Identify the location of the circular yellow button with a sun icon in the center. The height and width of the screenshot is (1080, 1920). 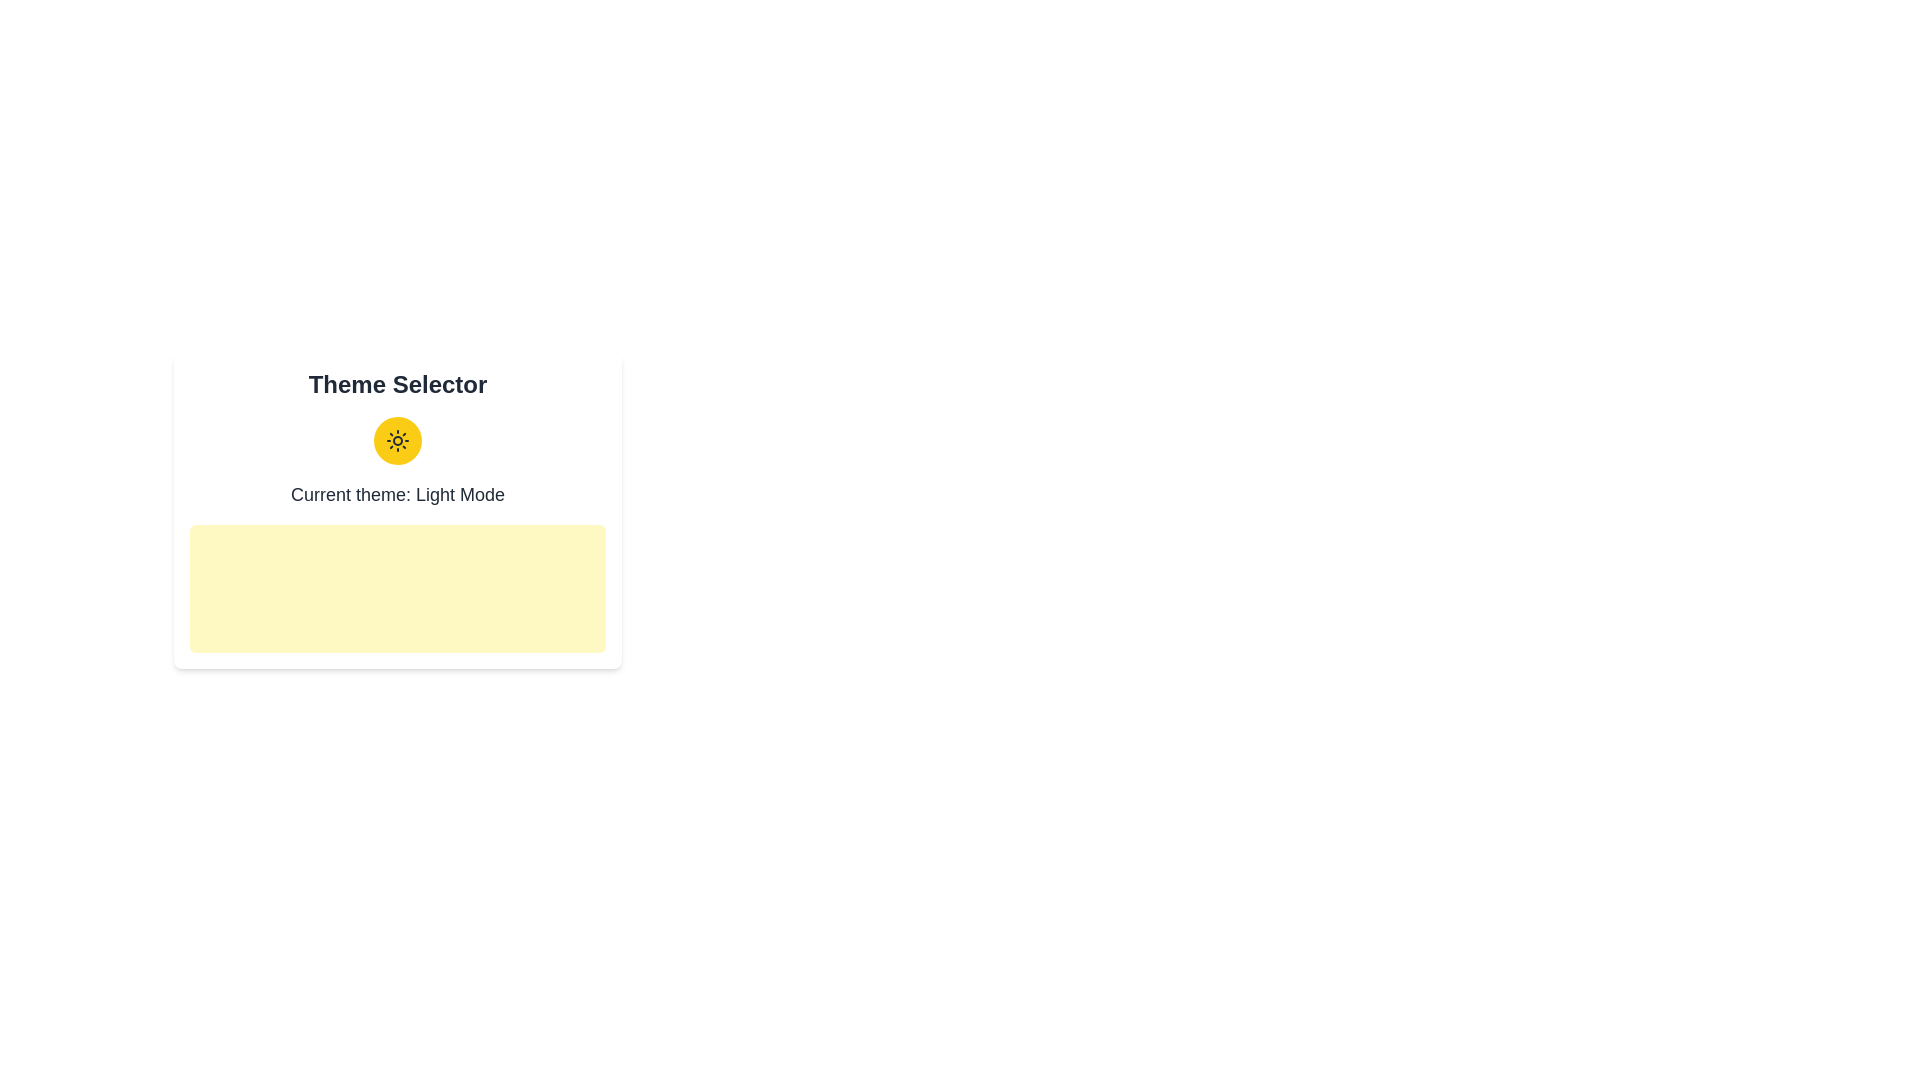
(398, 439).